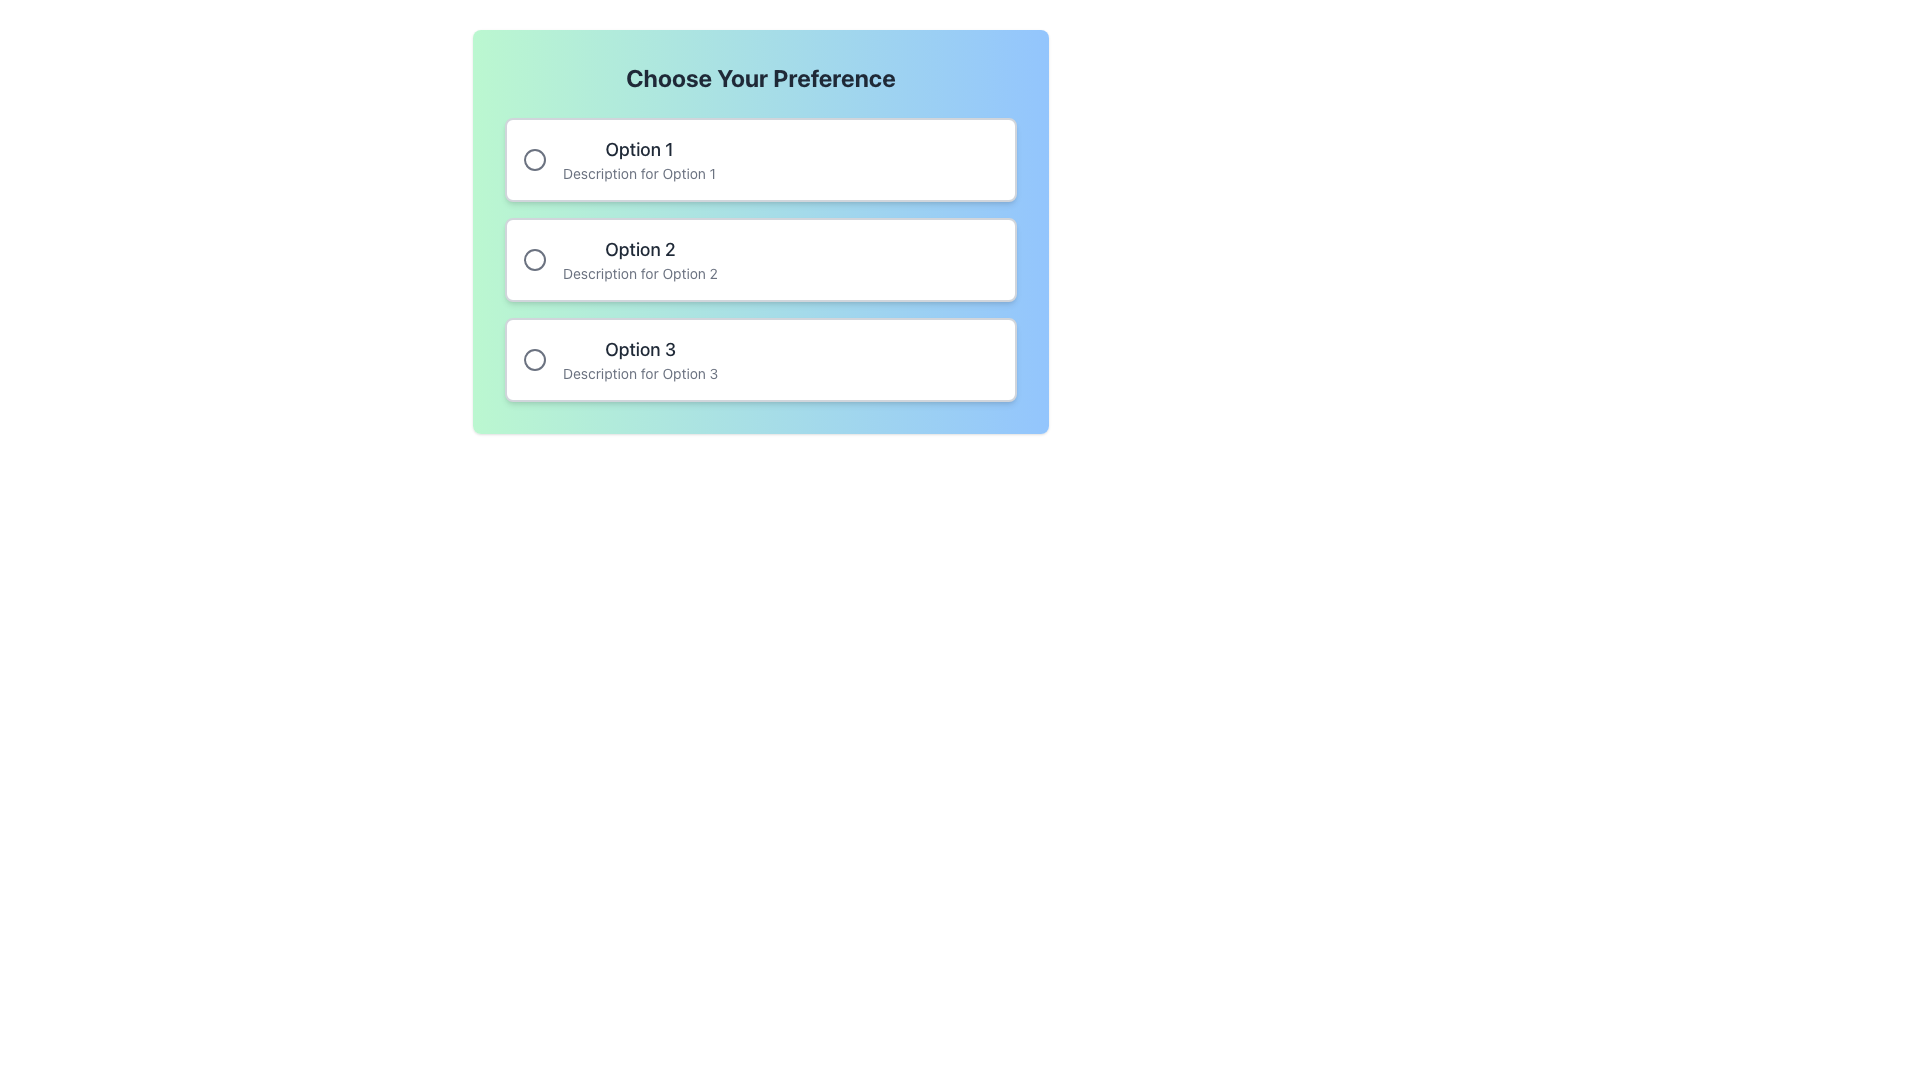 This screenshot has height=1080, width=1920. I want to click on the second selectable list item titled 'Option 2', so click(760, 230).